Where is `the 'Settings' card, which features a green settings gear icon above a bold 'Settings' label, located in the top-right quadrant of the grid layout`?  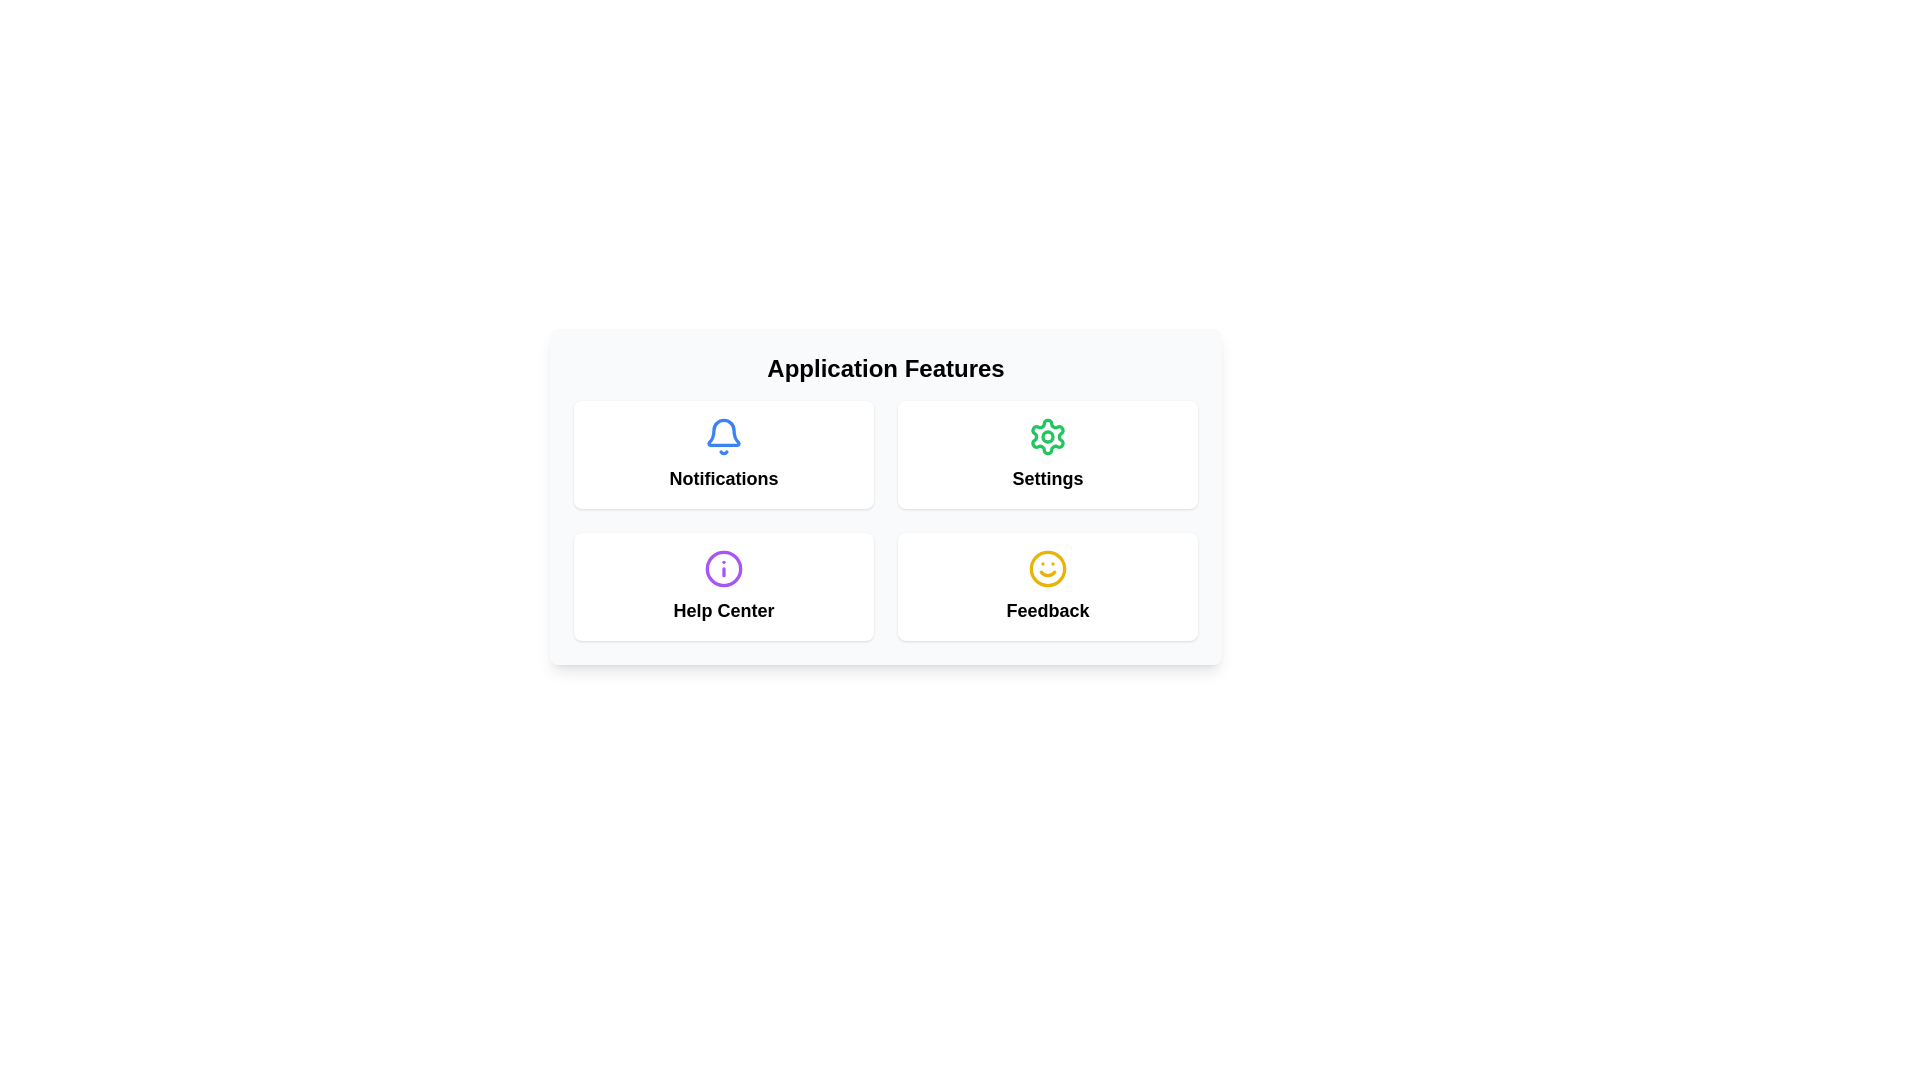
the 'Settings' card, which features a green settings gear icon above a bold 'Settings' label, located in the top-right quadrant of the grid layout is located at coordinates (1046, 455).